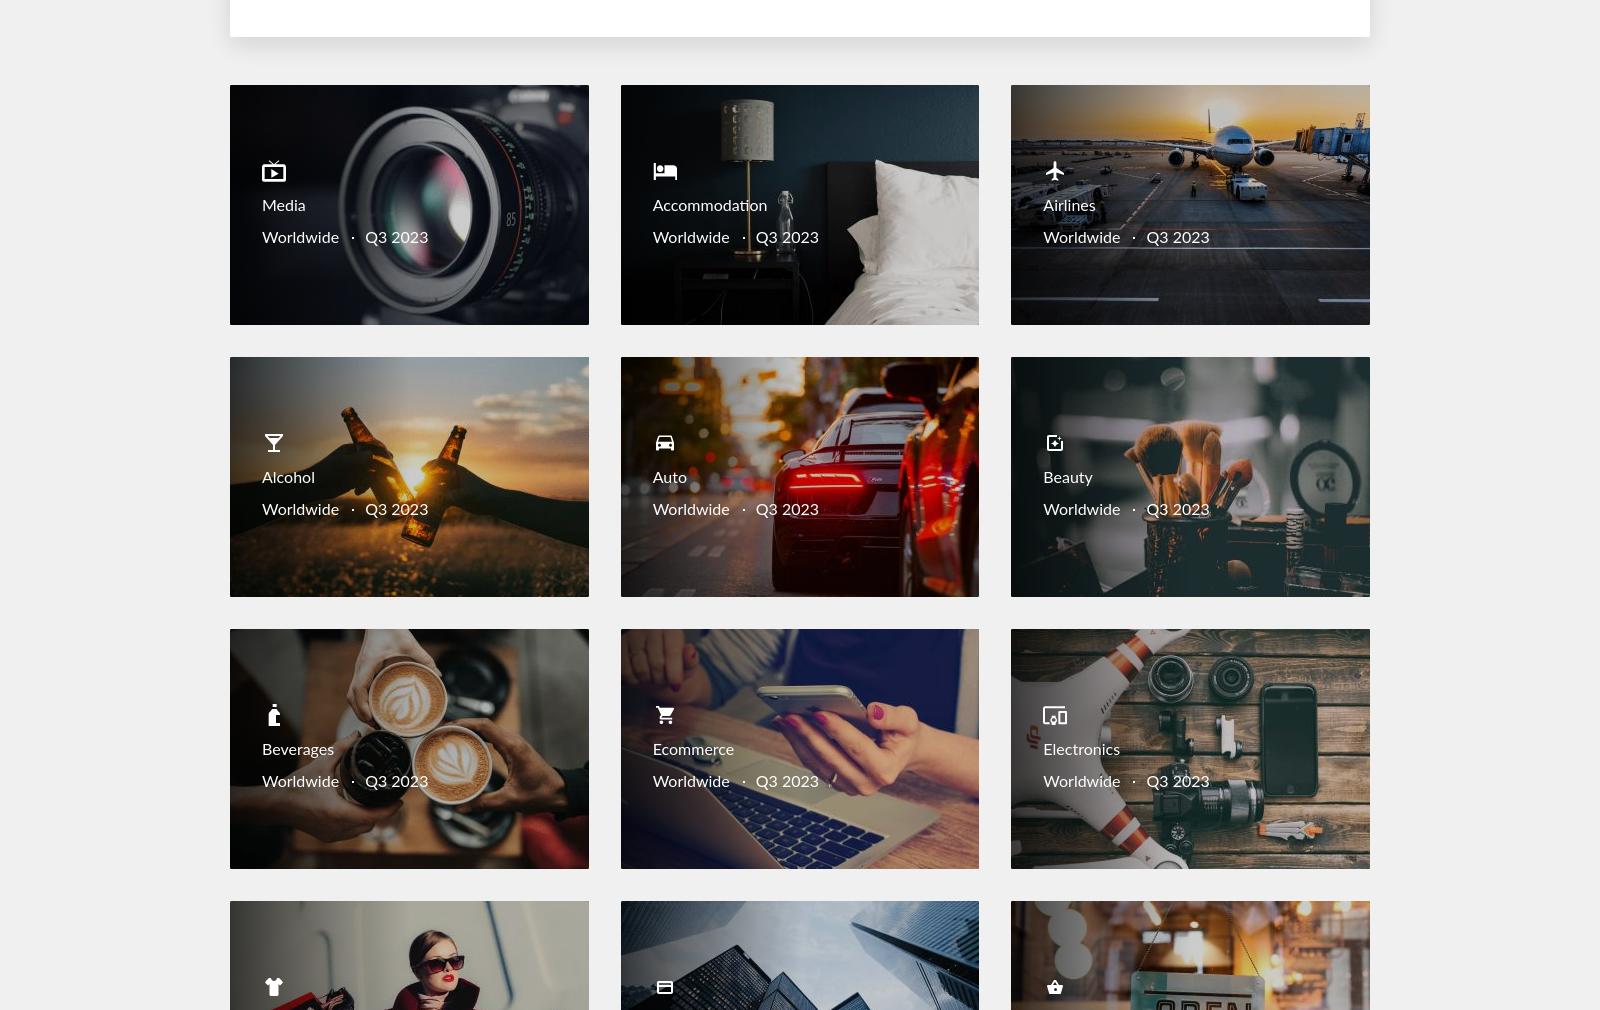 The width and height of the screenshot is (1600, 1010). I want to click on 'Media', so click(283, 205).